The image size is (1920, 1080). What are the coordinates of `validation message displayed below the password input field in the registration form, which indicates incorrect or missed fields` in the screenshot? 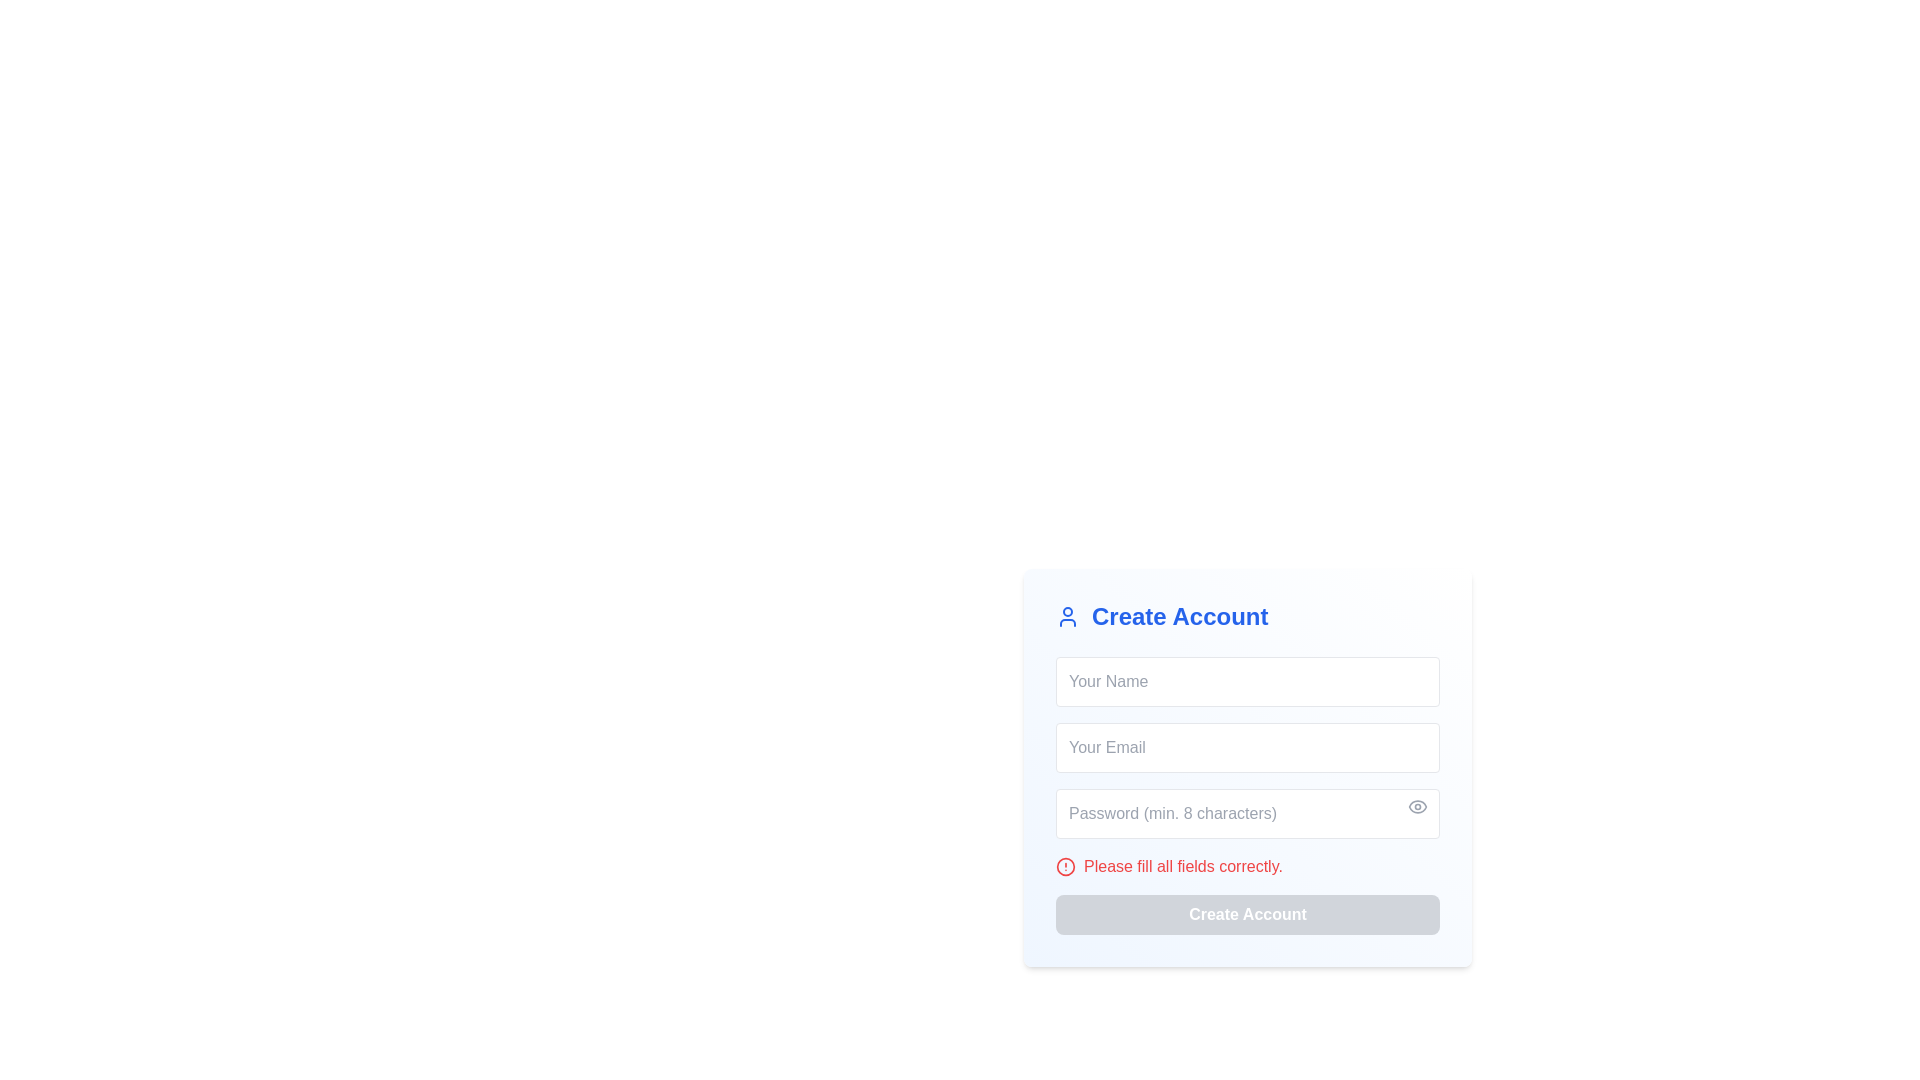 It's located at (1183, 866).